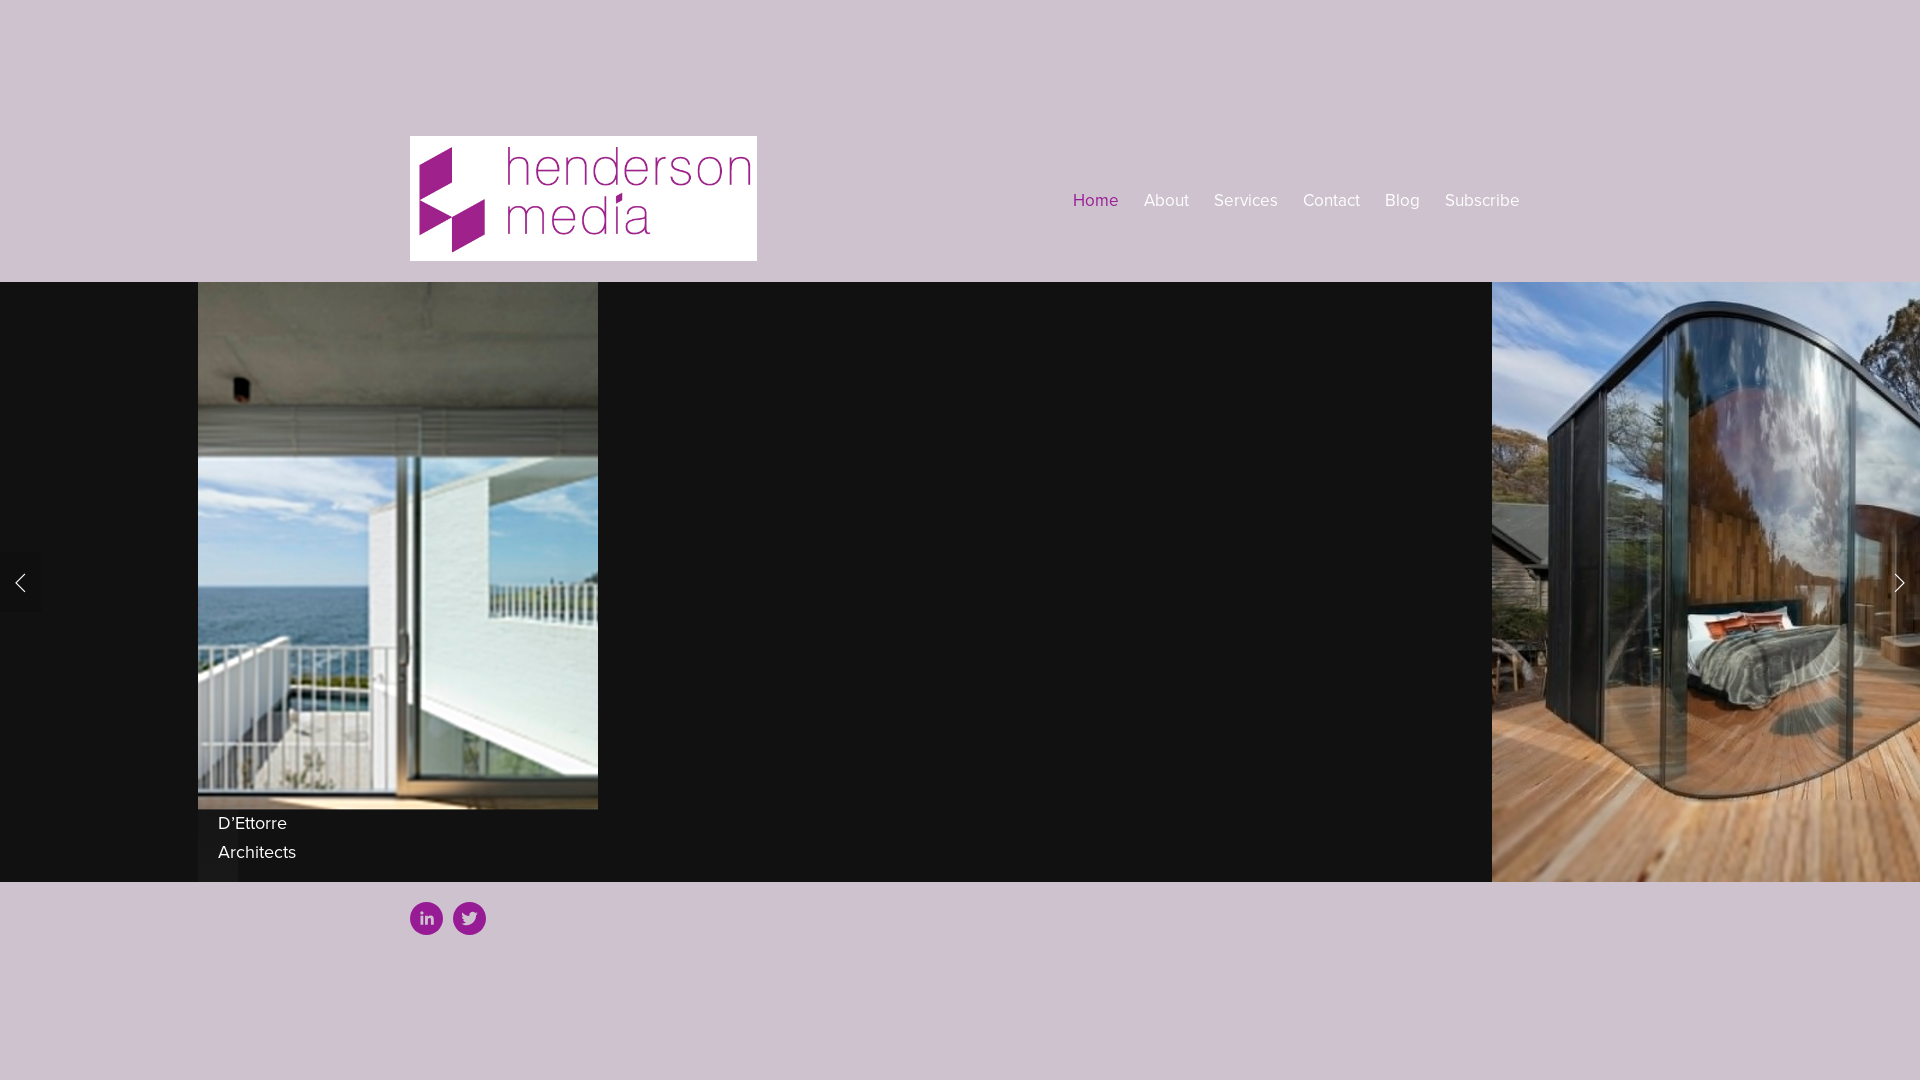  Describe the element at coordinates (1072, 200) in the screenshot. I see `'Home'` at that location.